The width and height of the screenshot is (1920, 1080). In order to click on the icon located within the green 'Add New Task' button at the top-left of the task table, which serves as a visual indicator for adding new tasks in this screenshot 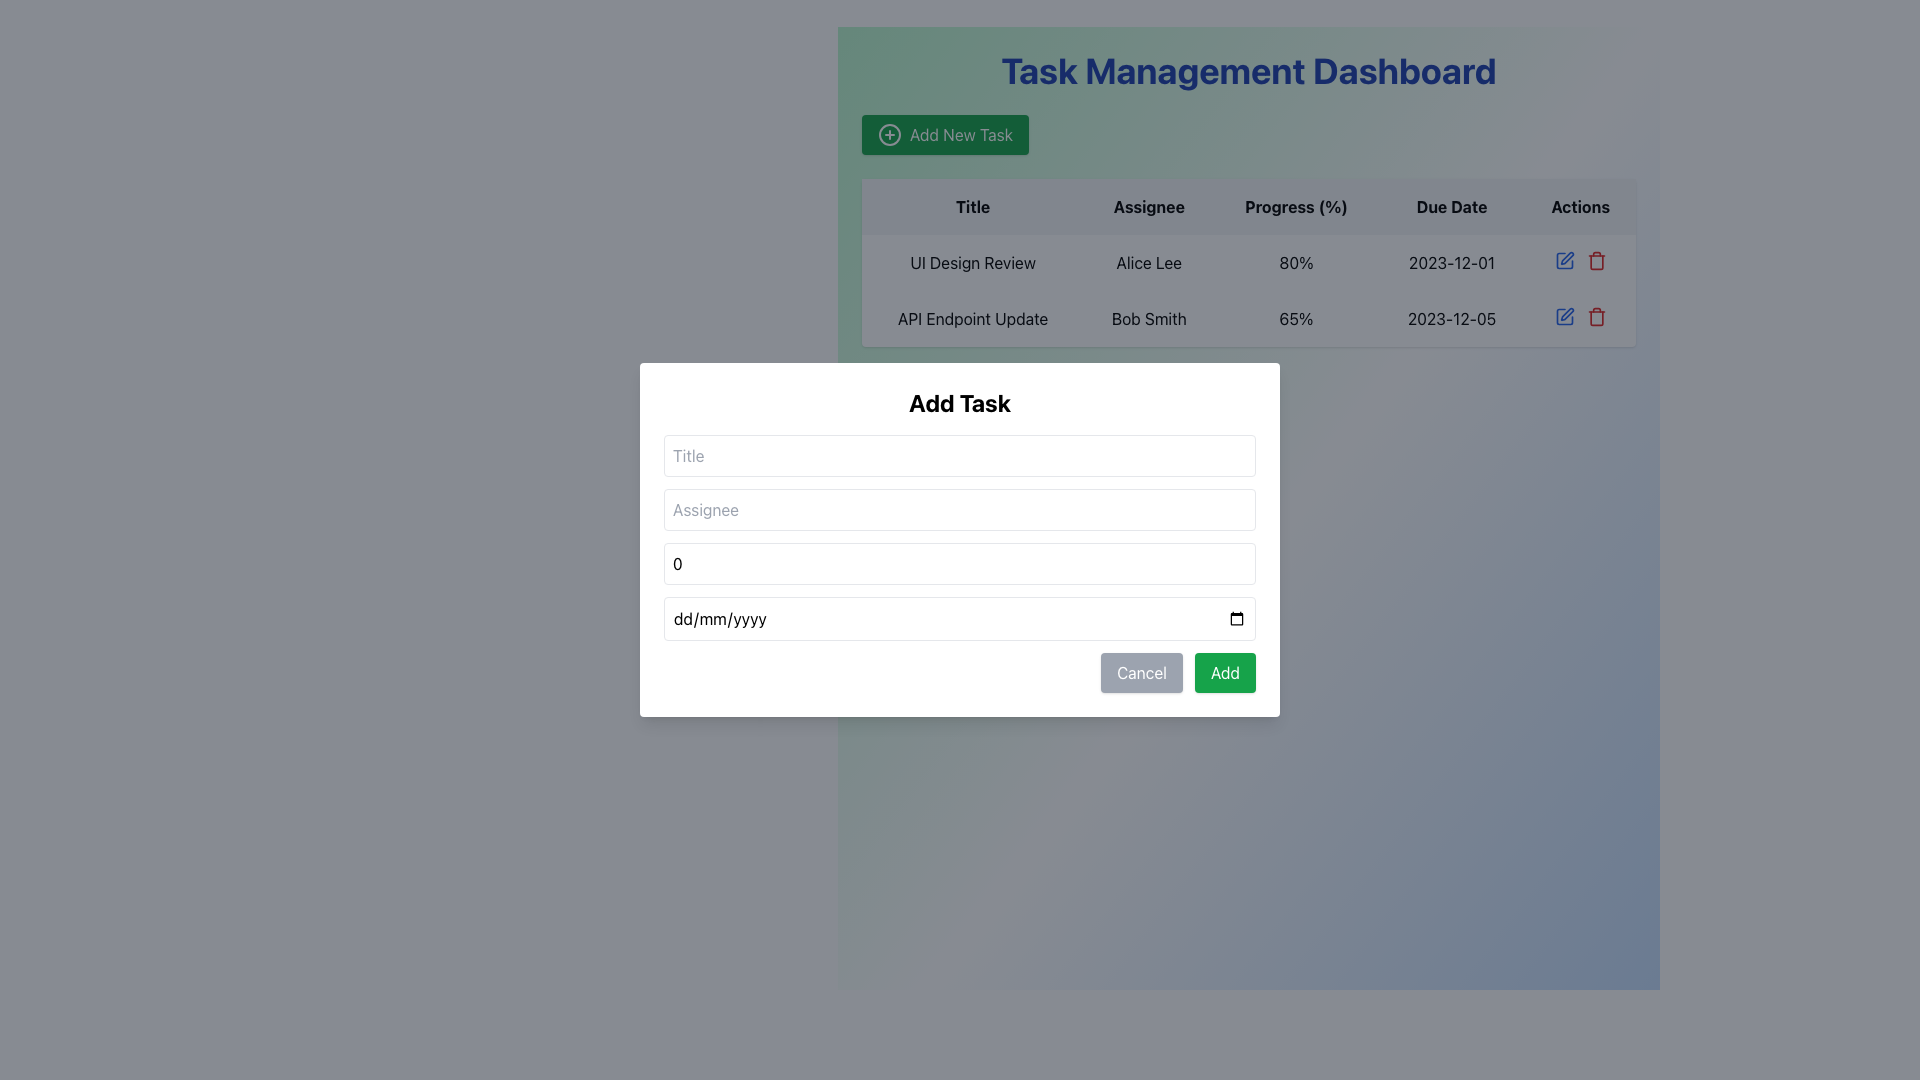, I will do `click(888, 135)`.